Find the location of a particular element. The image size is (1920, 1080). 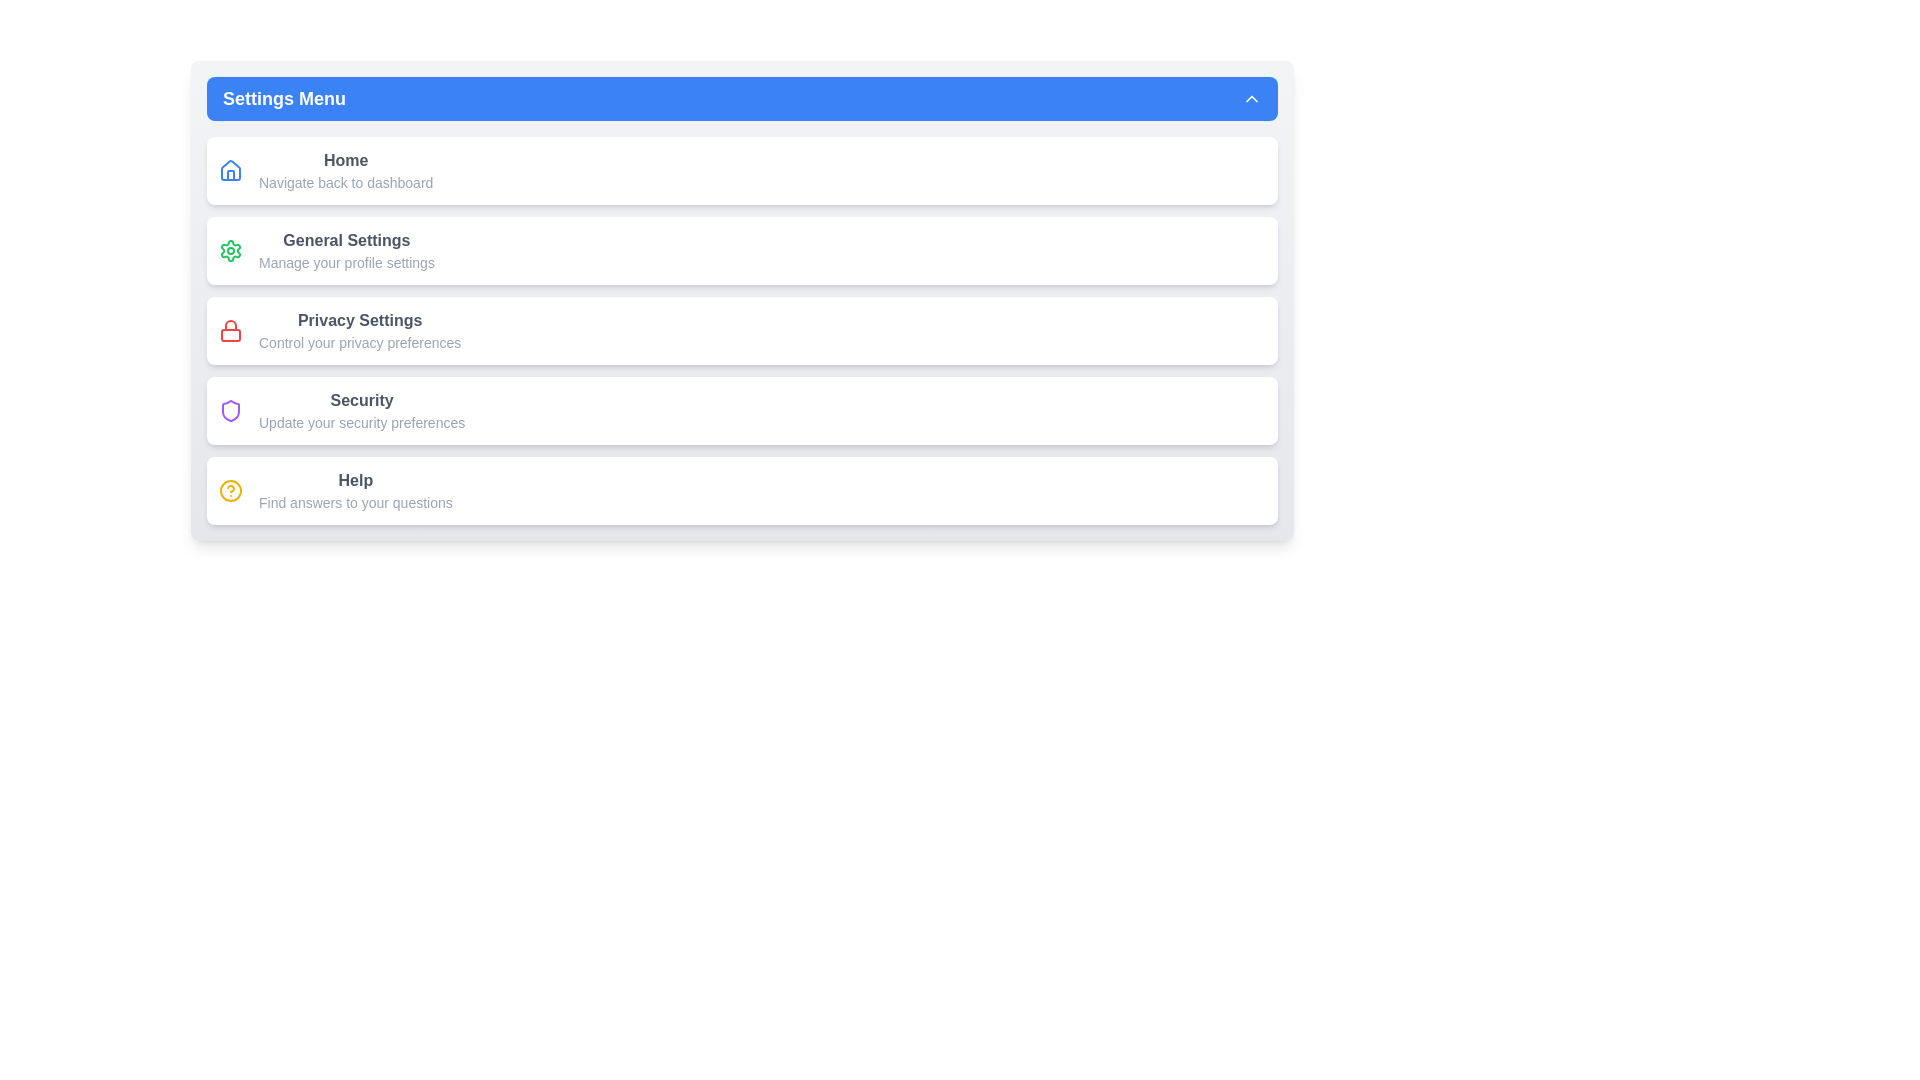

the Text label that provides supplementary information for the 'Privacy Settings' heading located beneath it in the Settings Menu is located at coordinates (360, 342).